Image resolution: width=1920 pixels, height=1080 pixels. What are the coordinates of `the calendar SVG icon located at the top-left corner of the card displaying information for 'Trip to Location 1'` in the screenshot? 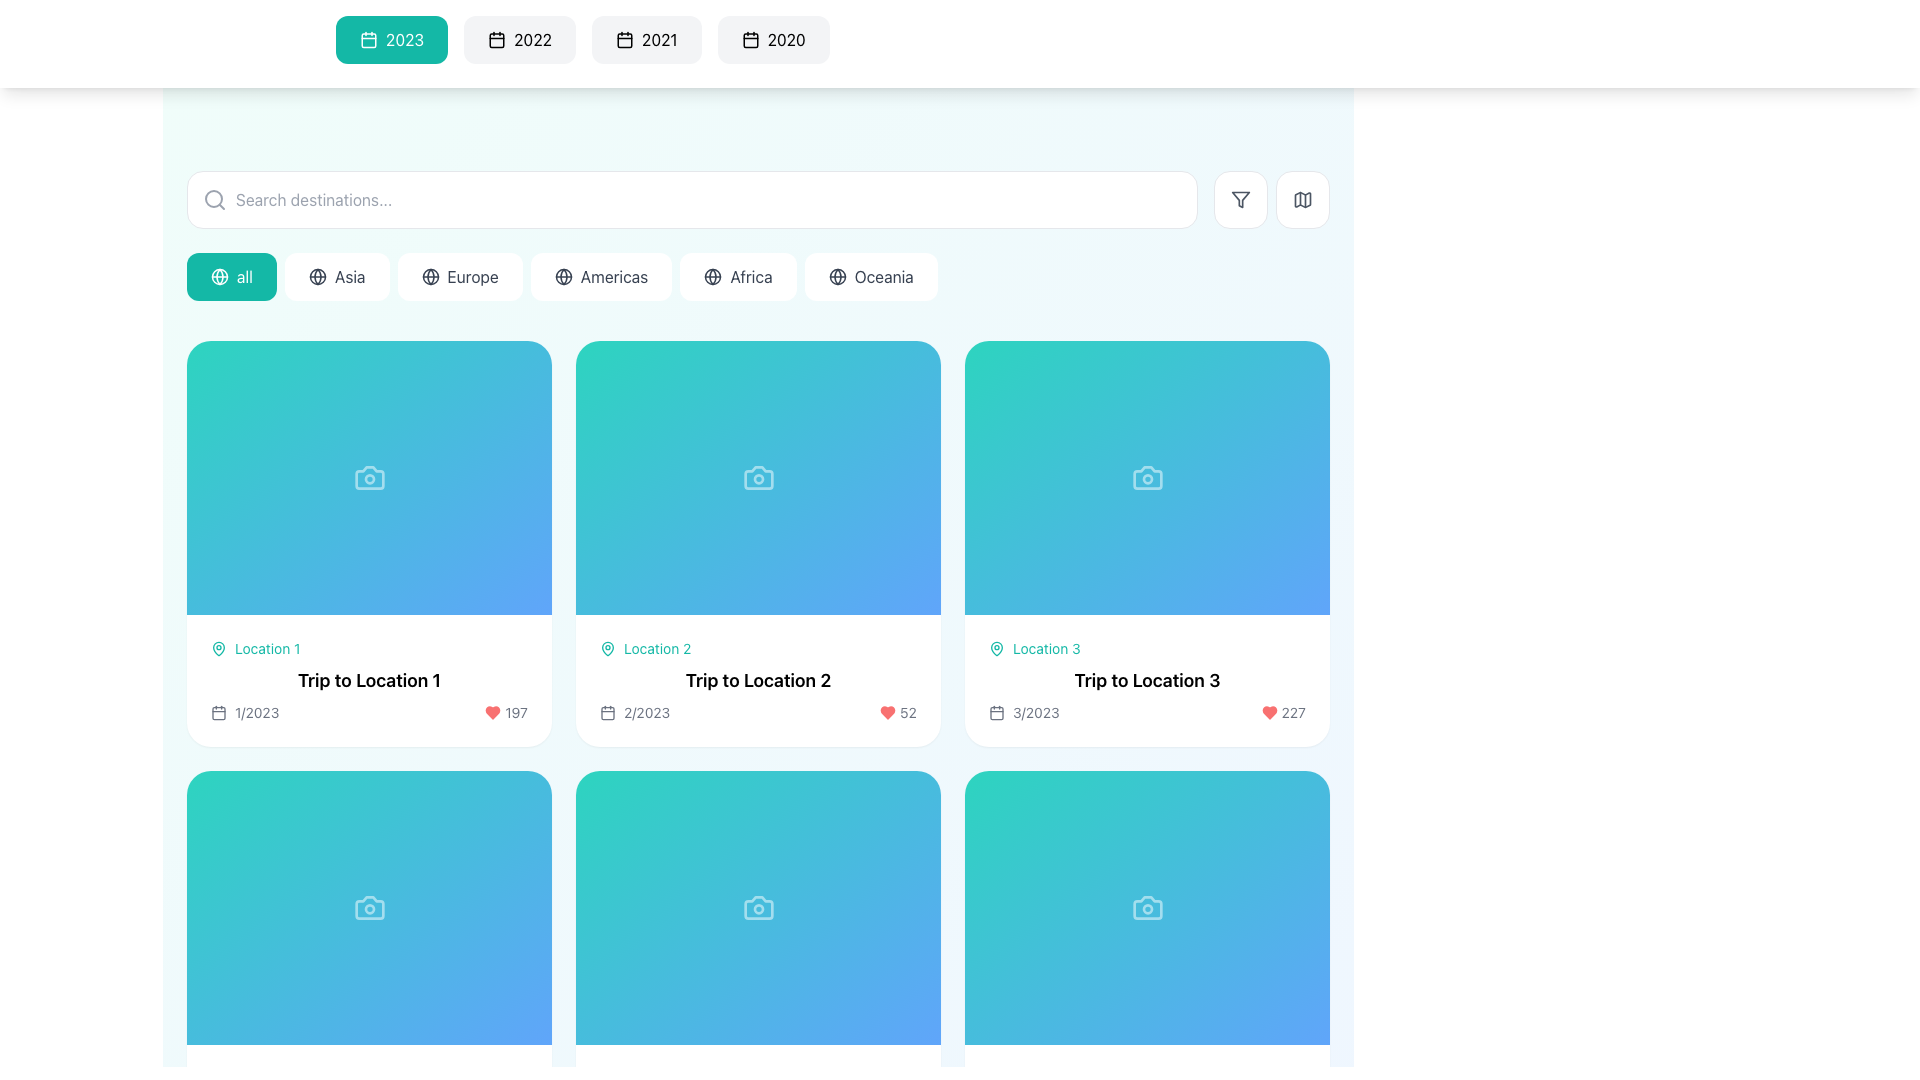 It's located at (219, 711).